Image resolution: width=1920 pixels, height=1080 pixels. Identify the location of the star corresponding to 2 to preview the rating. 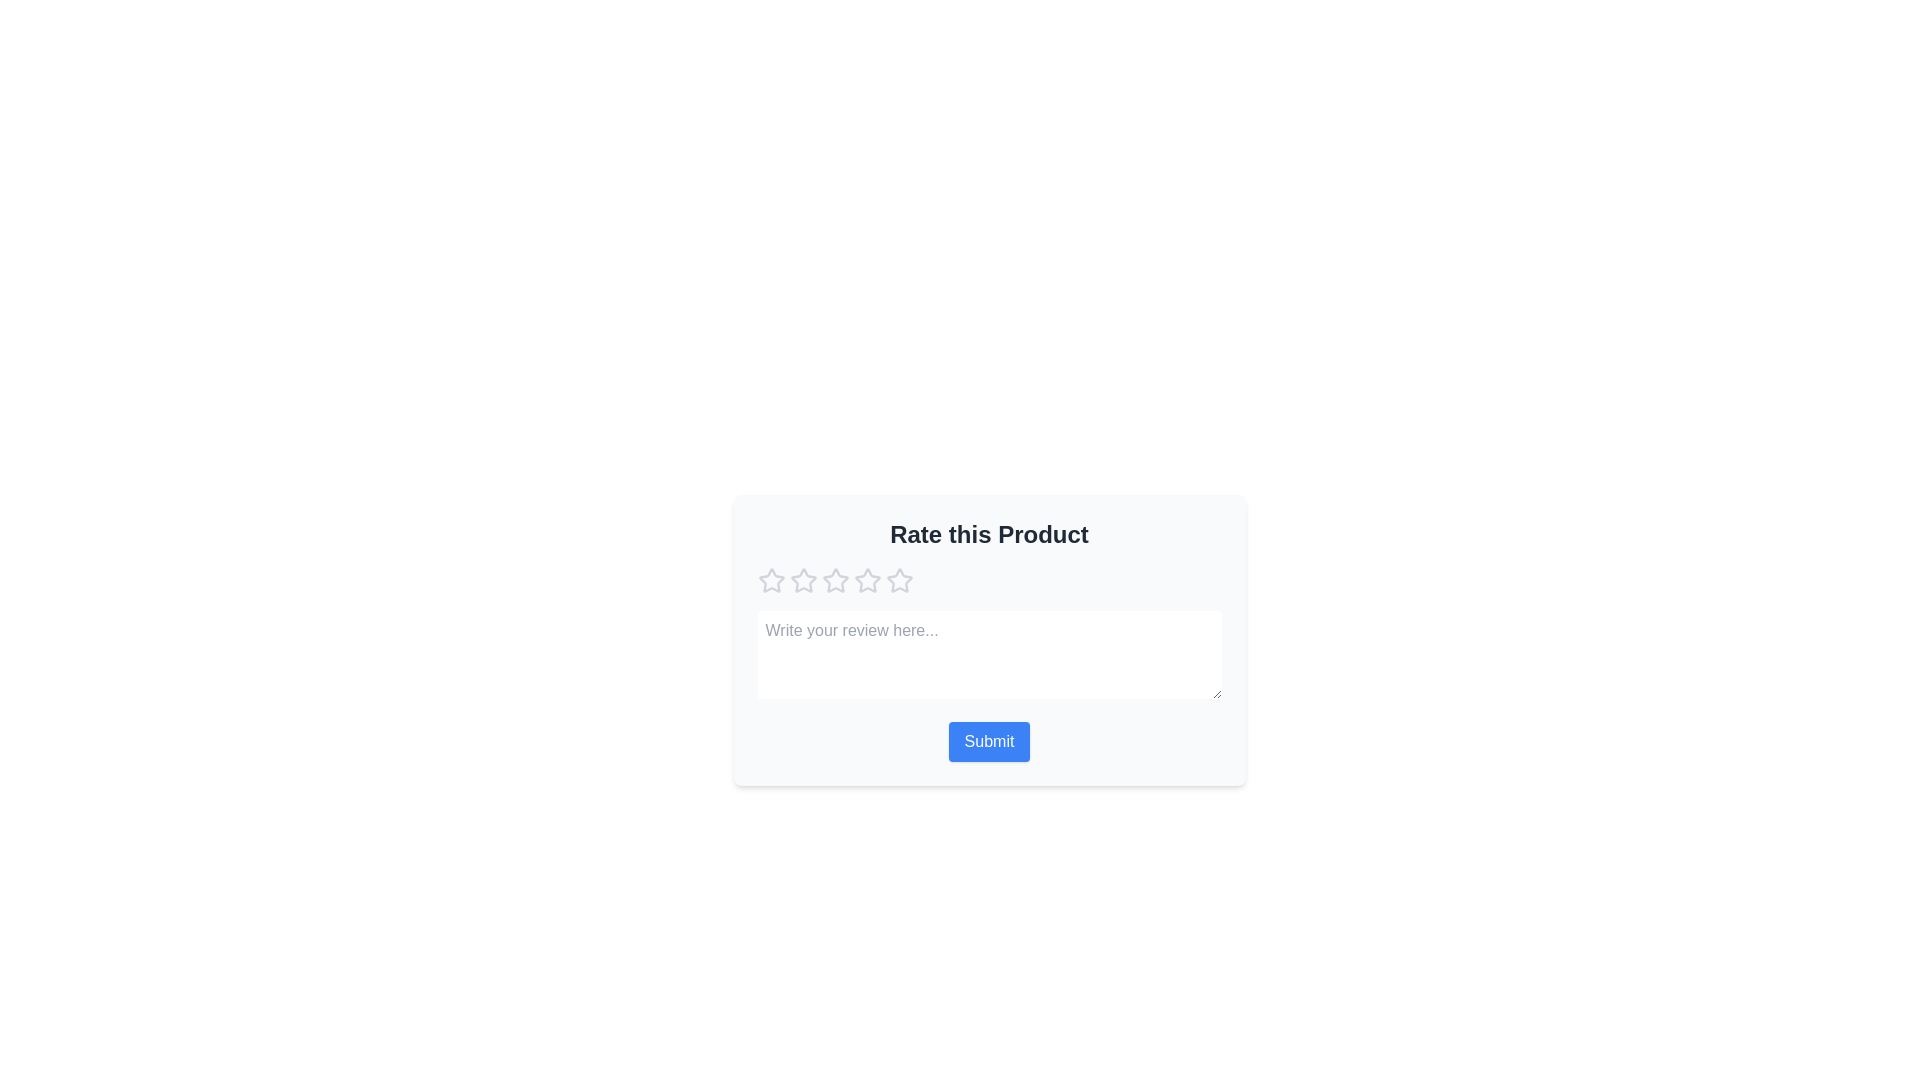
(803, 581).